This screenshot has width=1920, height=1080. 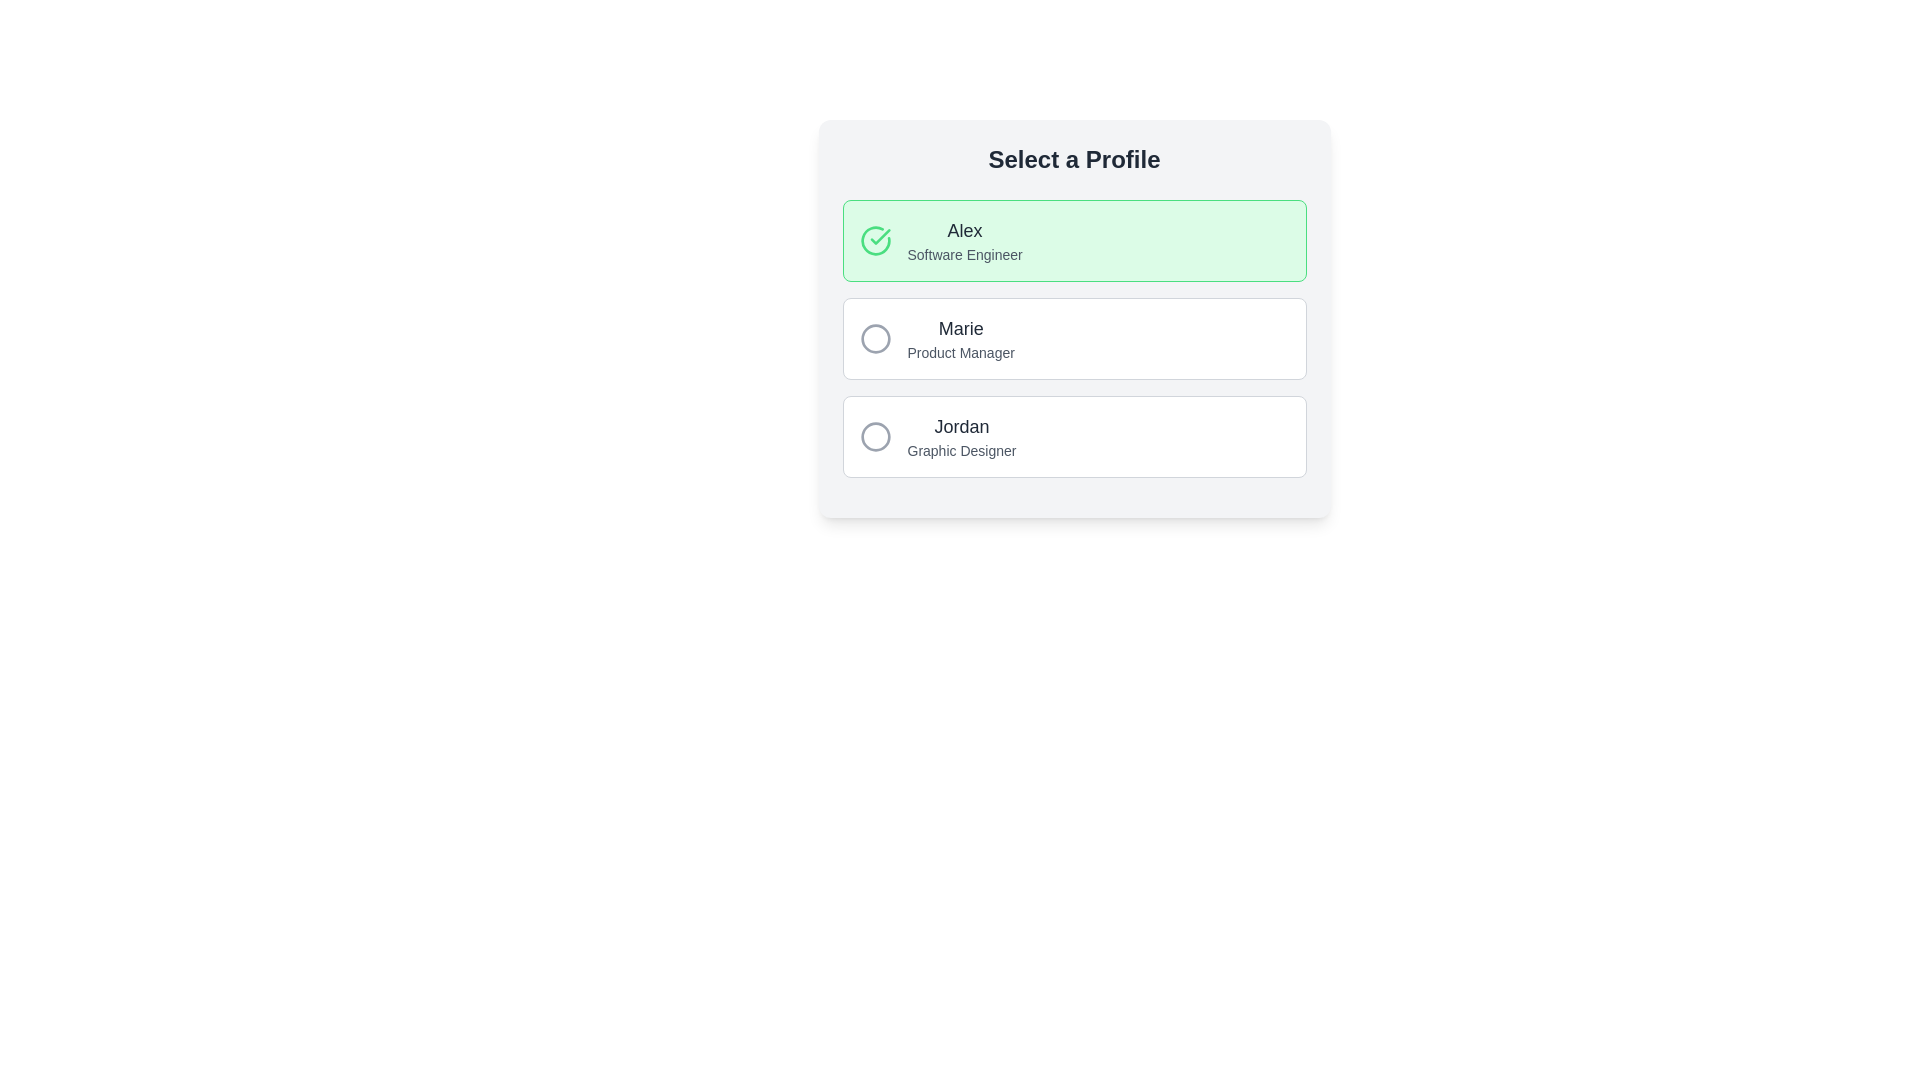 I want to click on the button labeled 'Marie, Product Manager', so click(x=1073, y=338).